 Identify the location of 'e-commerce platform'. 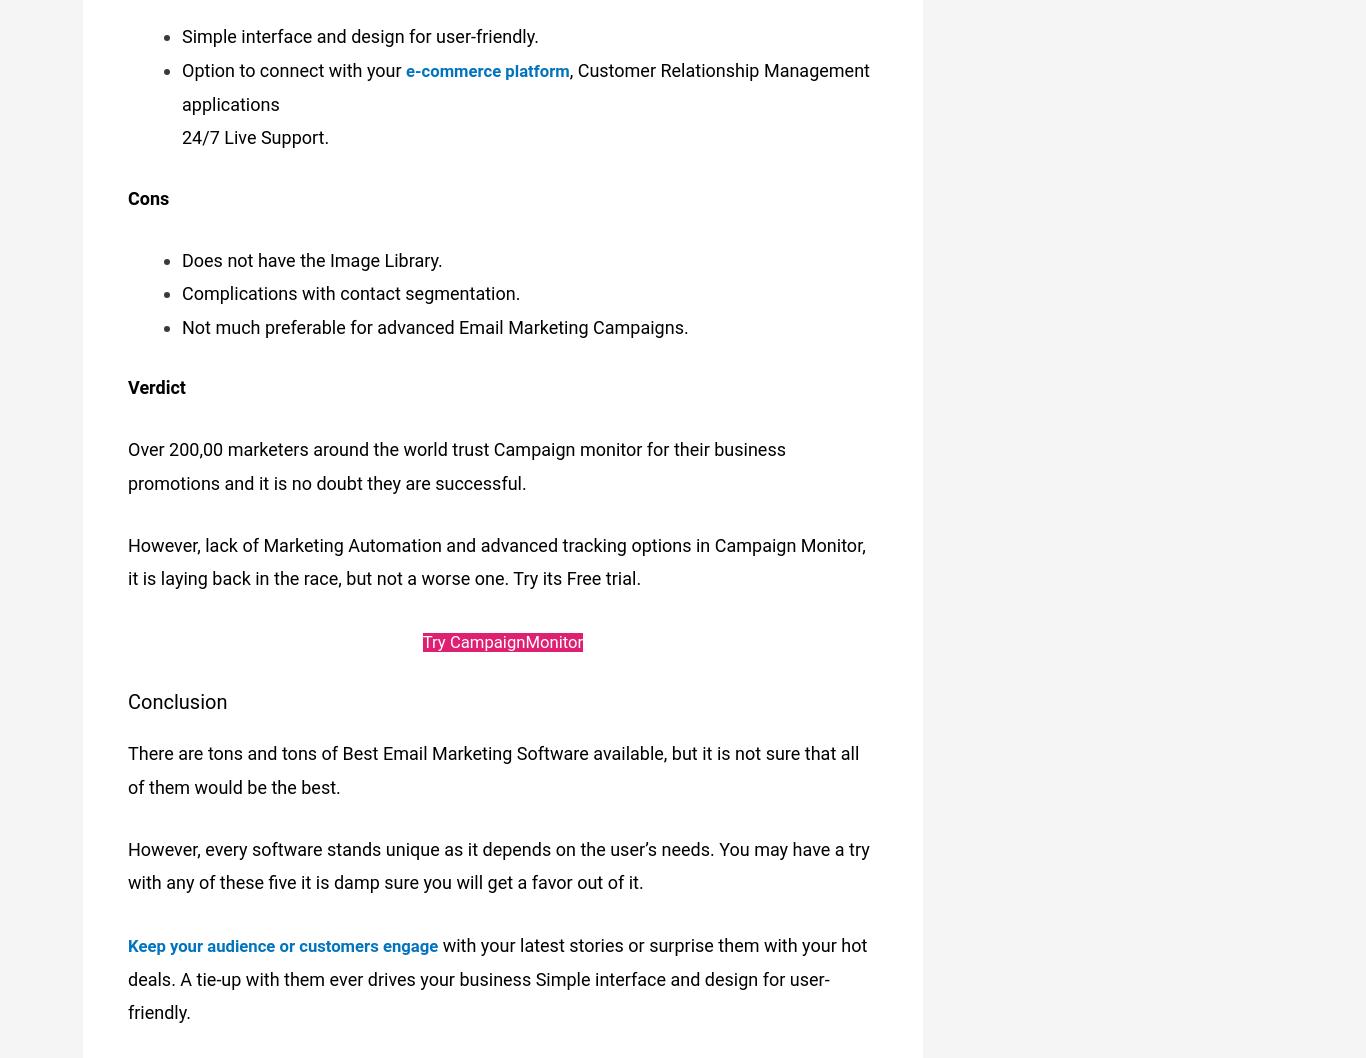
(493, 58).